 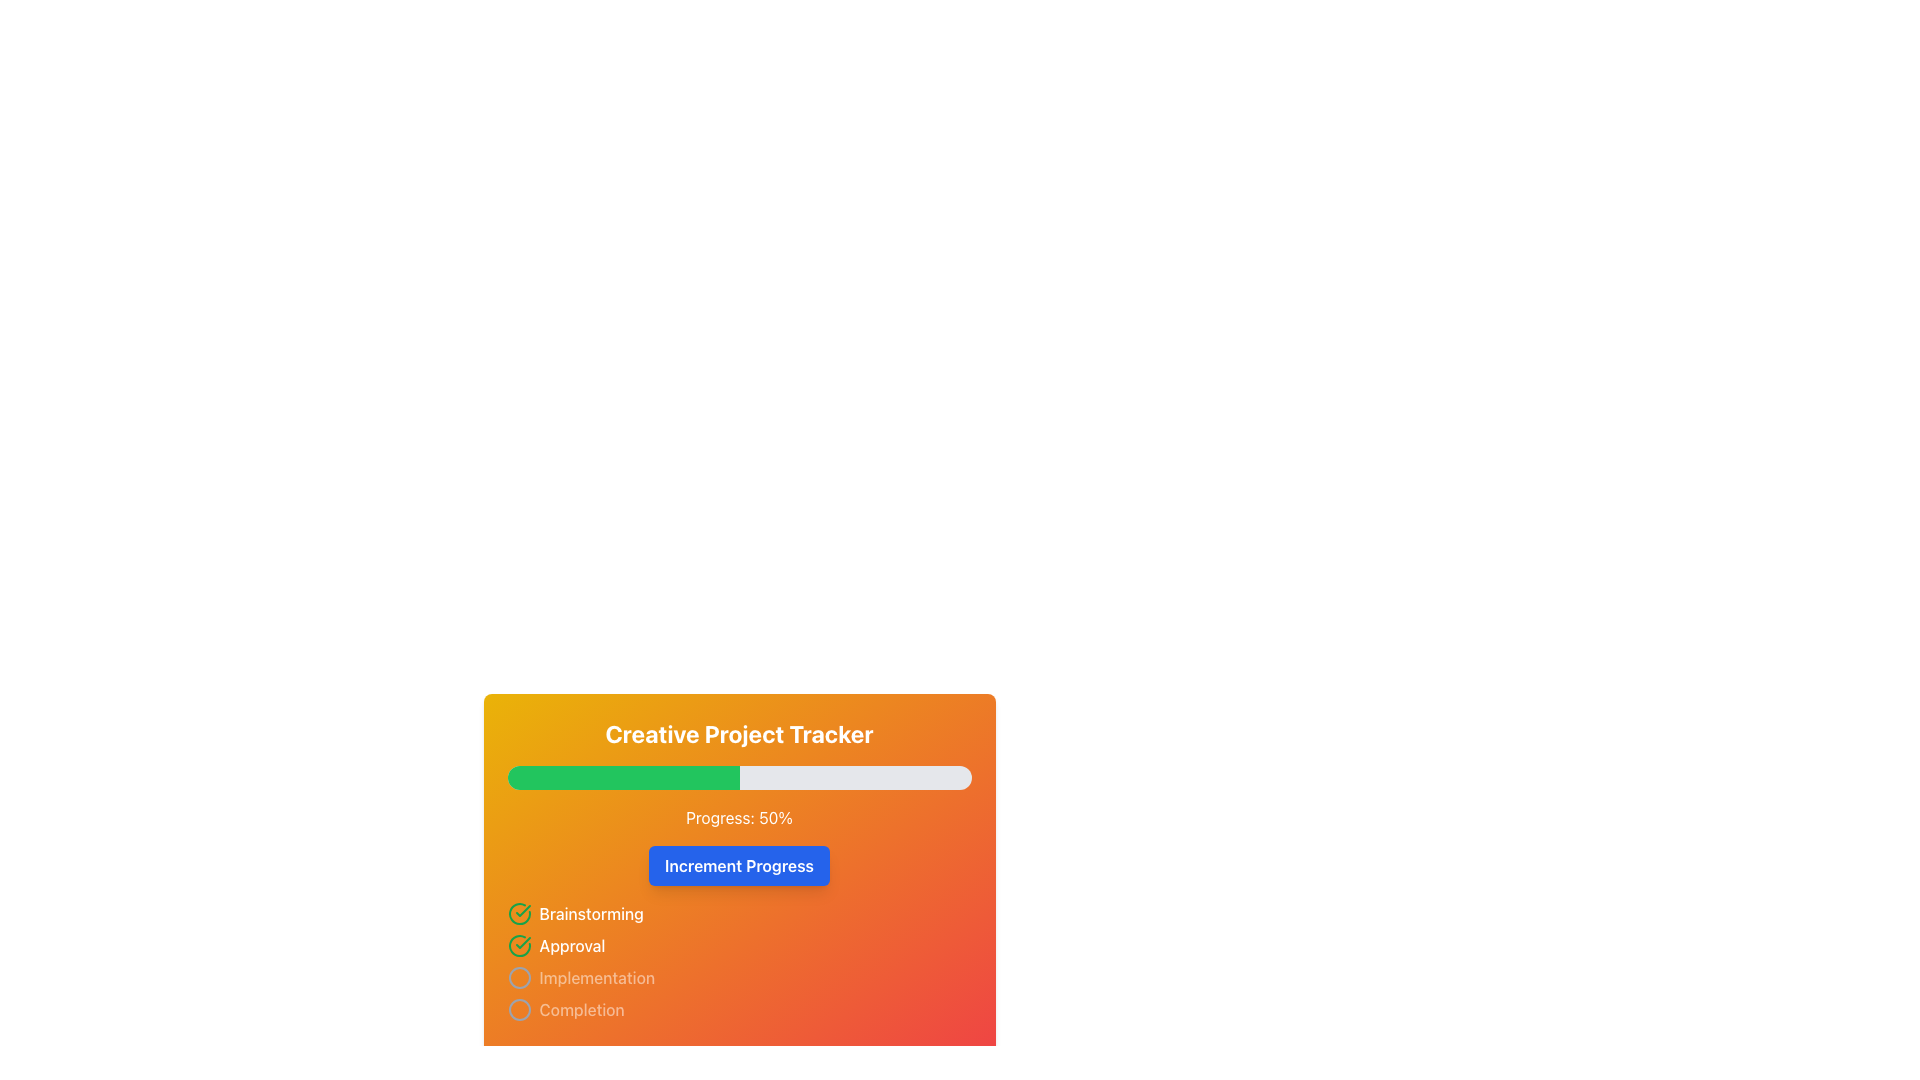 I want to click on the SVG graphic that indicates the 'Completion' stage in the project tracking list, so click(x=519, y=1010).